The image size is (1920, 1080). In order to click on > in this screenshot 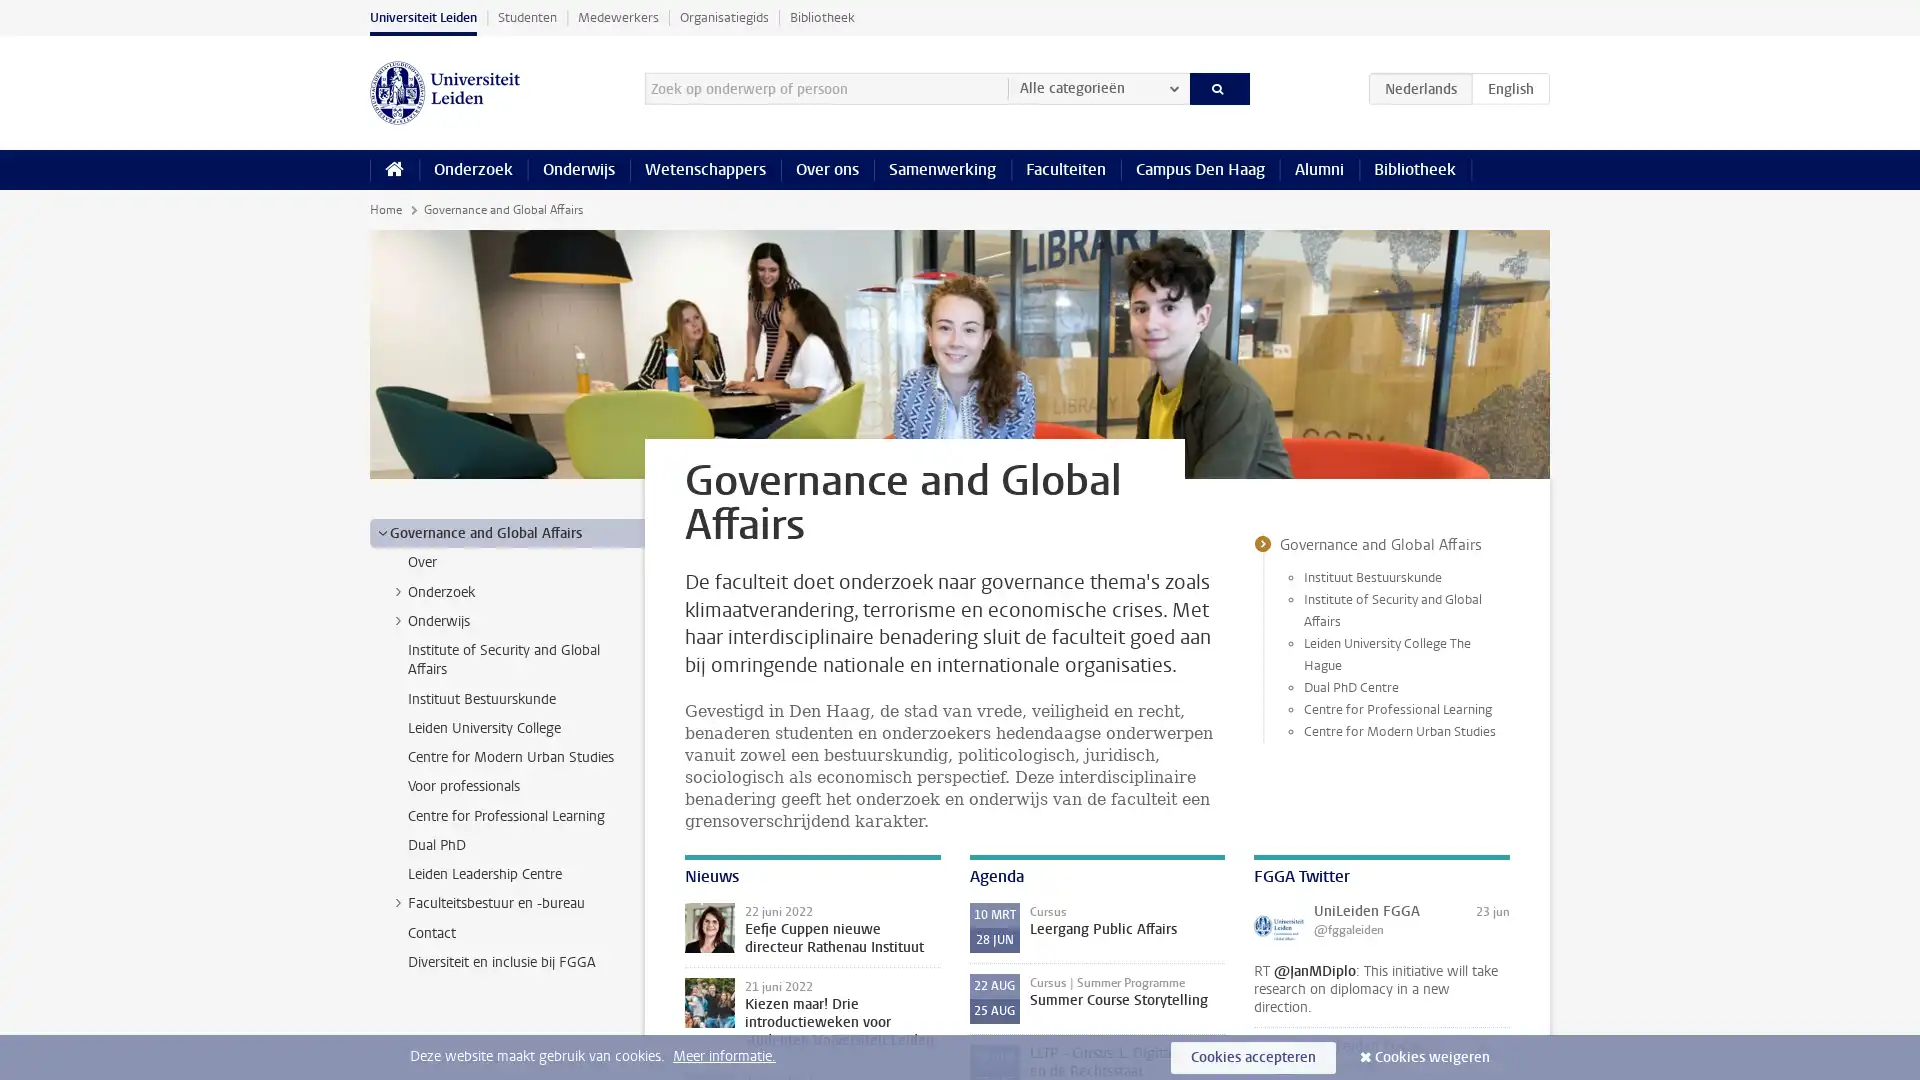, I will do `click(398, 589)`.